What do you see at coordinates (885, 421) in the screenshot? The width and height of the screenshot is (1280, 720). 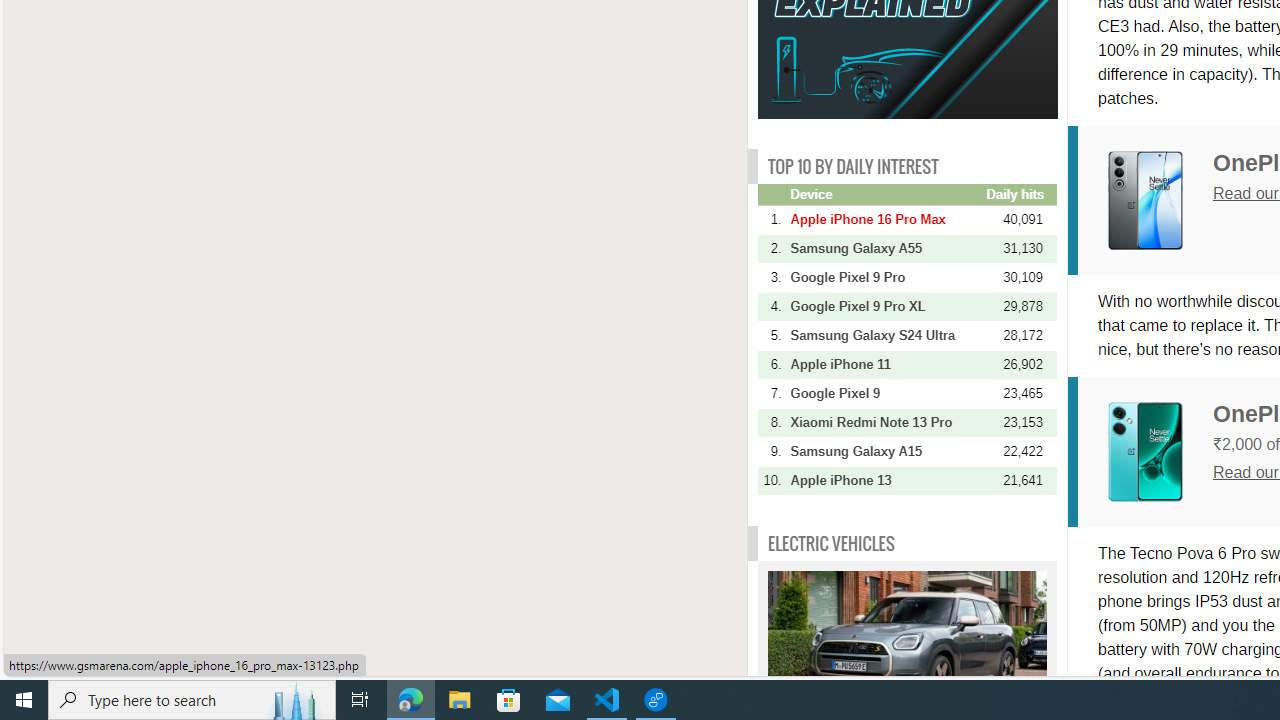 I see `'Xiaomi Redmi Note 13 Pro'` at bounding box center [885, 421].